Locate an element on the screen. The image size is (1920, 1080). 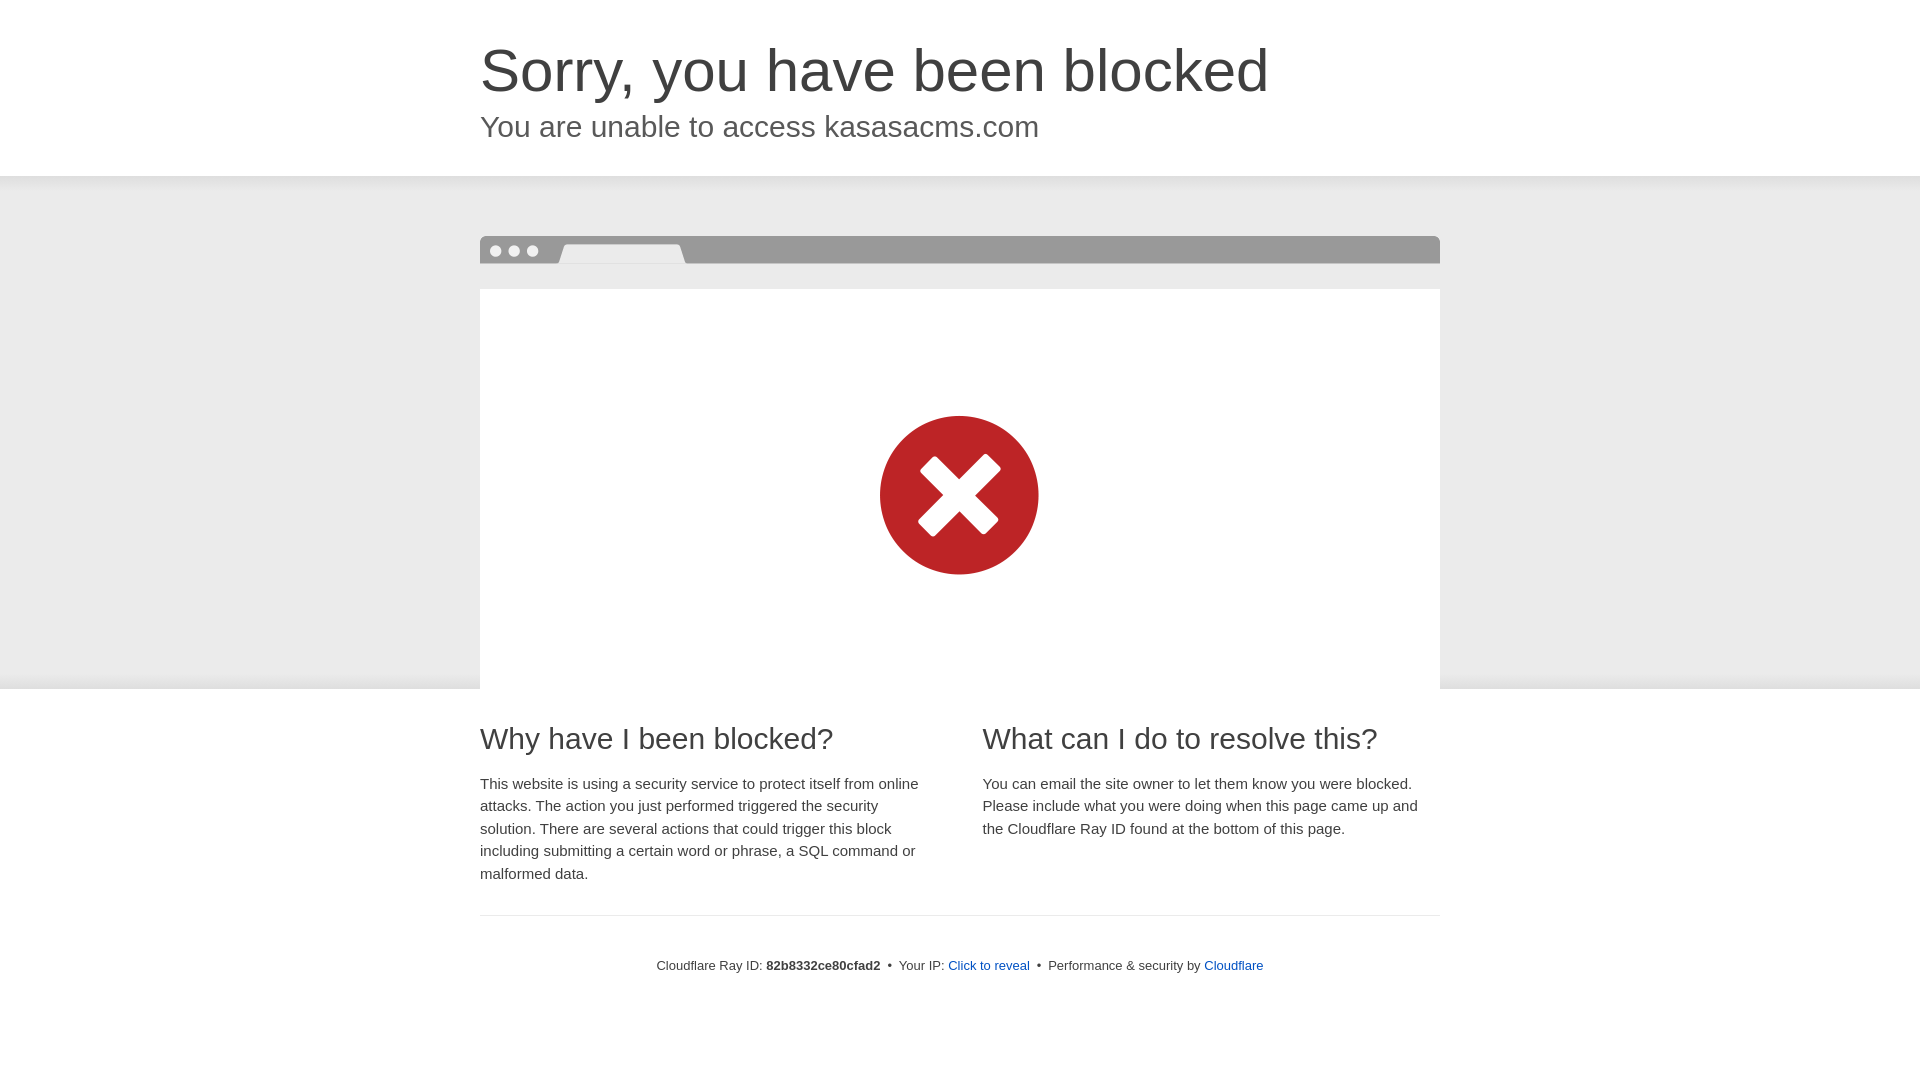
'Cloudflare' is located at coordinates (1232, 964).